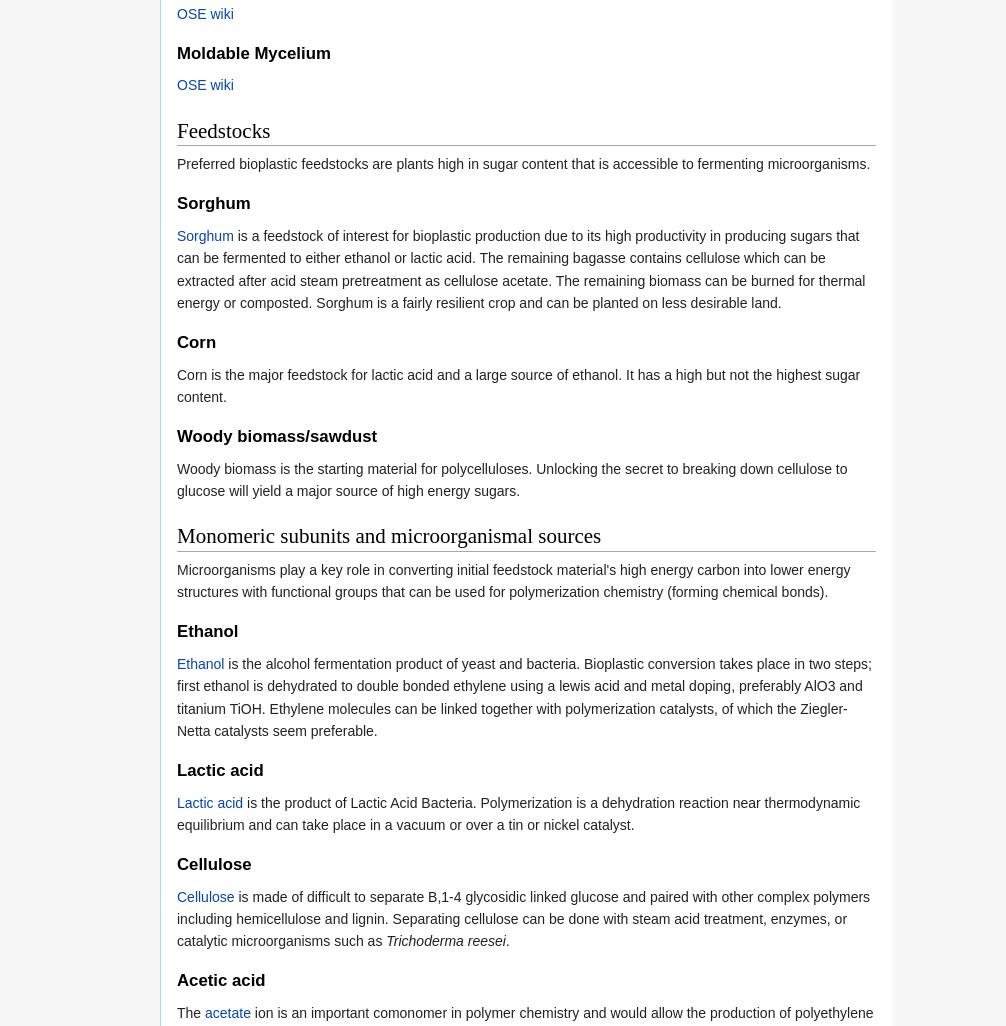 The width and height of the screenshot is (1006, 1026). What do you see at coordinates (518, 812) in the screenshot?
I see `'is the product of Lactic Acid Bacteria. Polymerization is a dehydration reaction near thermodynamic equilibrium and can take place in a vacuum or over a tin or nickel catalyst.'` at bounding box center [518, 812].